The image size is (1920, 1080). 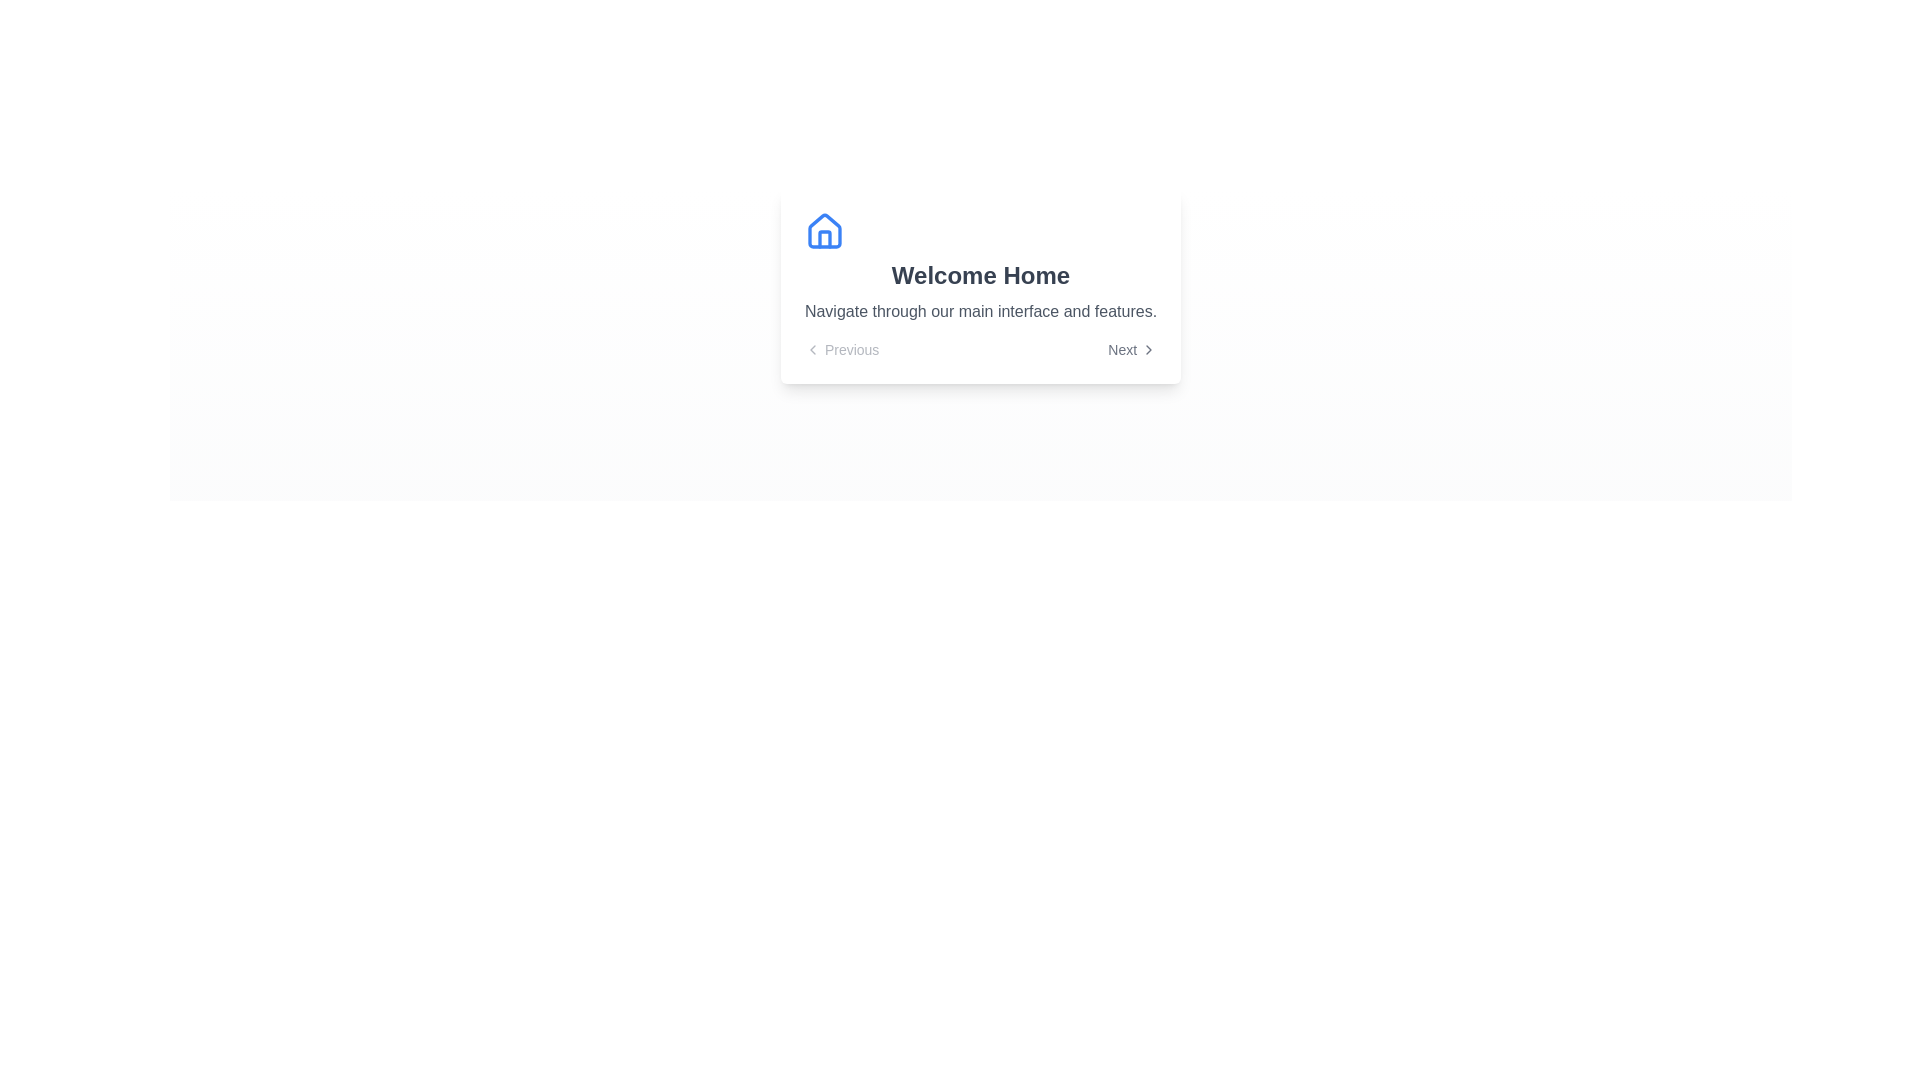 What do you see at coordinates (824, 230) in the screenshot?
I see `the house-shaped icon with a blue stroke located at the top left corner of the 'Welcome Home' card, directly above the main header text` at bounding box center [824, 230].